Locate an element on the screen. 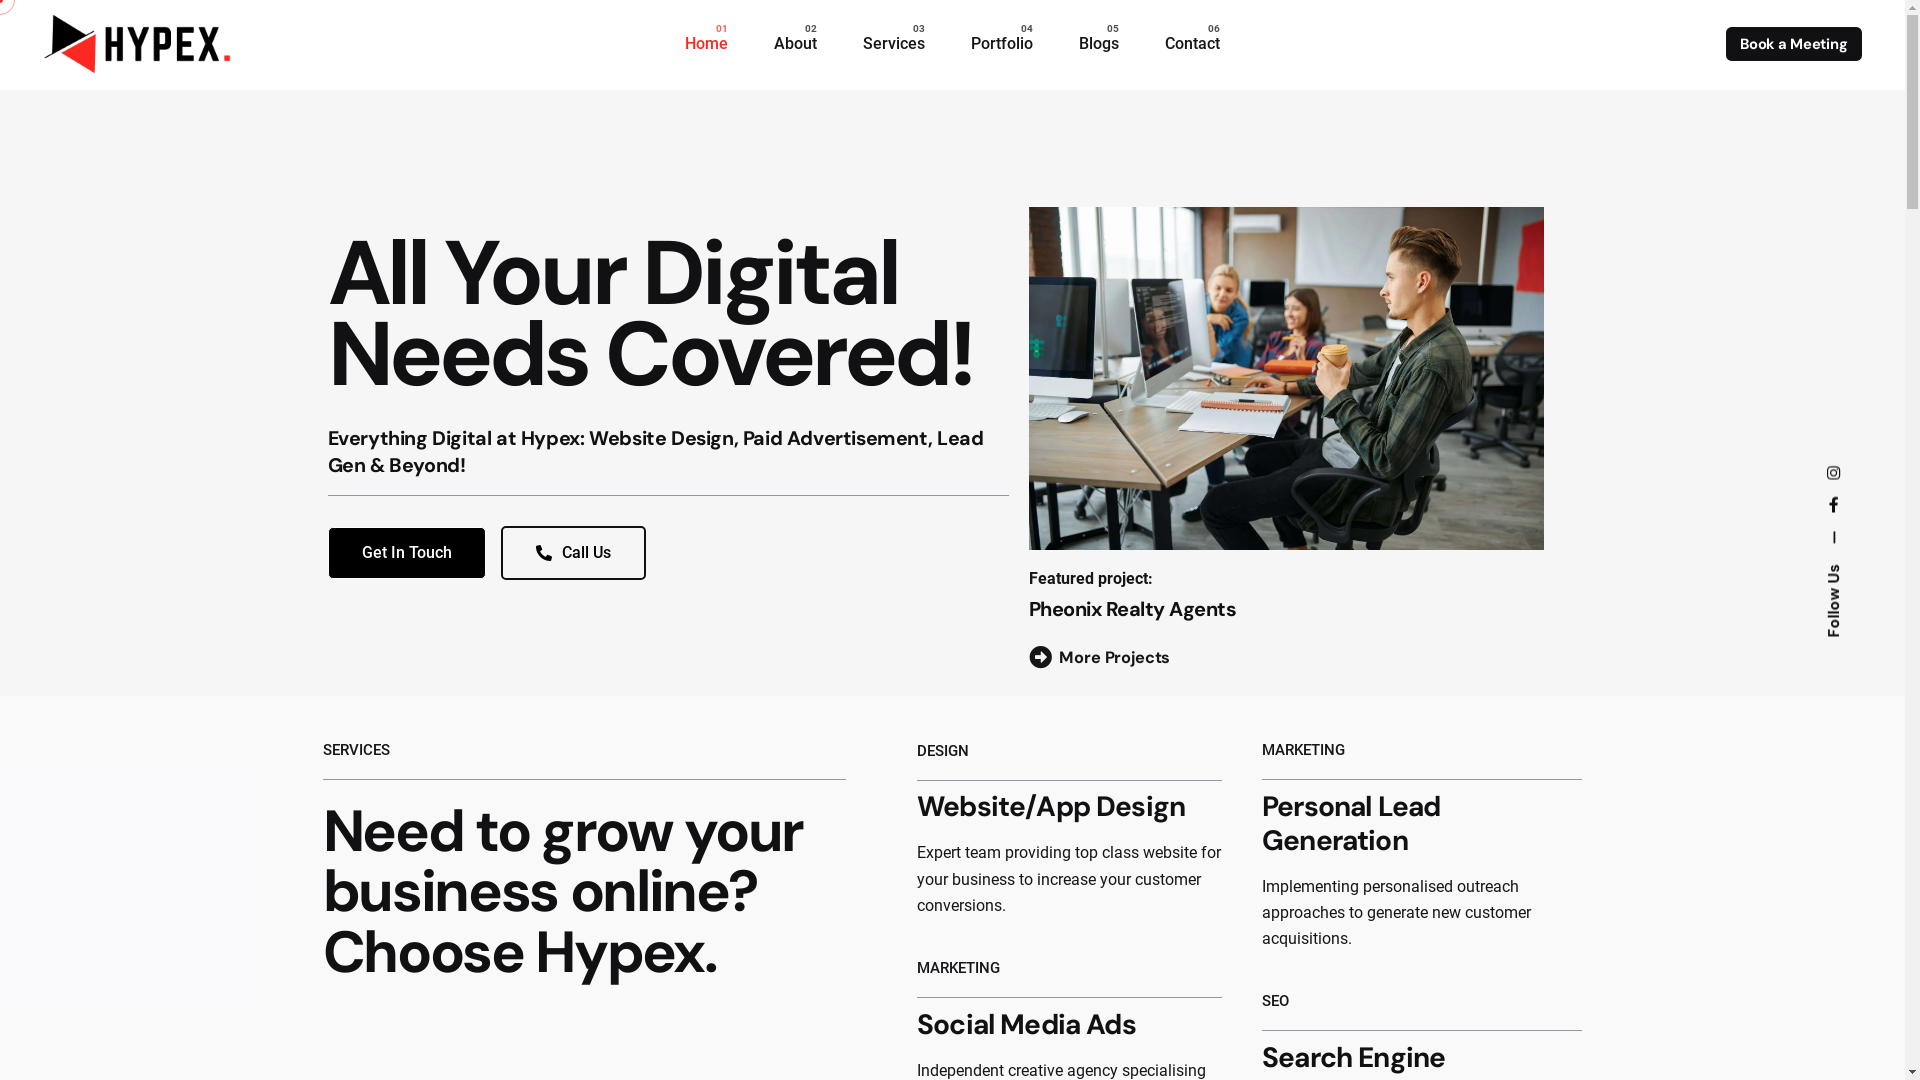 The width and height of the screenshot is (1920, 1080). 'Blogs' is located at coordinates (1055, 43).